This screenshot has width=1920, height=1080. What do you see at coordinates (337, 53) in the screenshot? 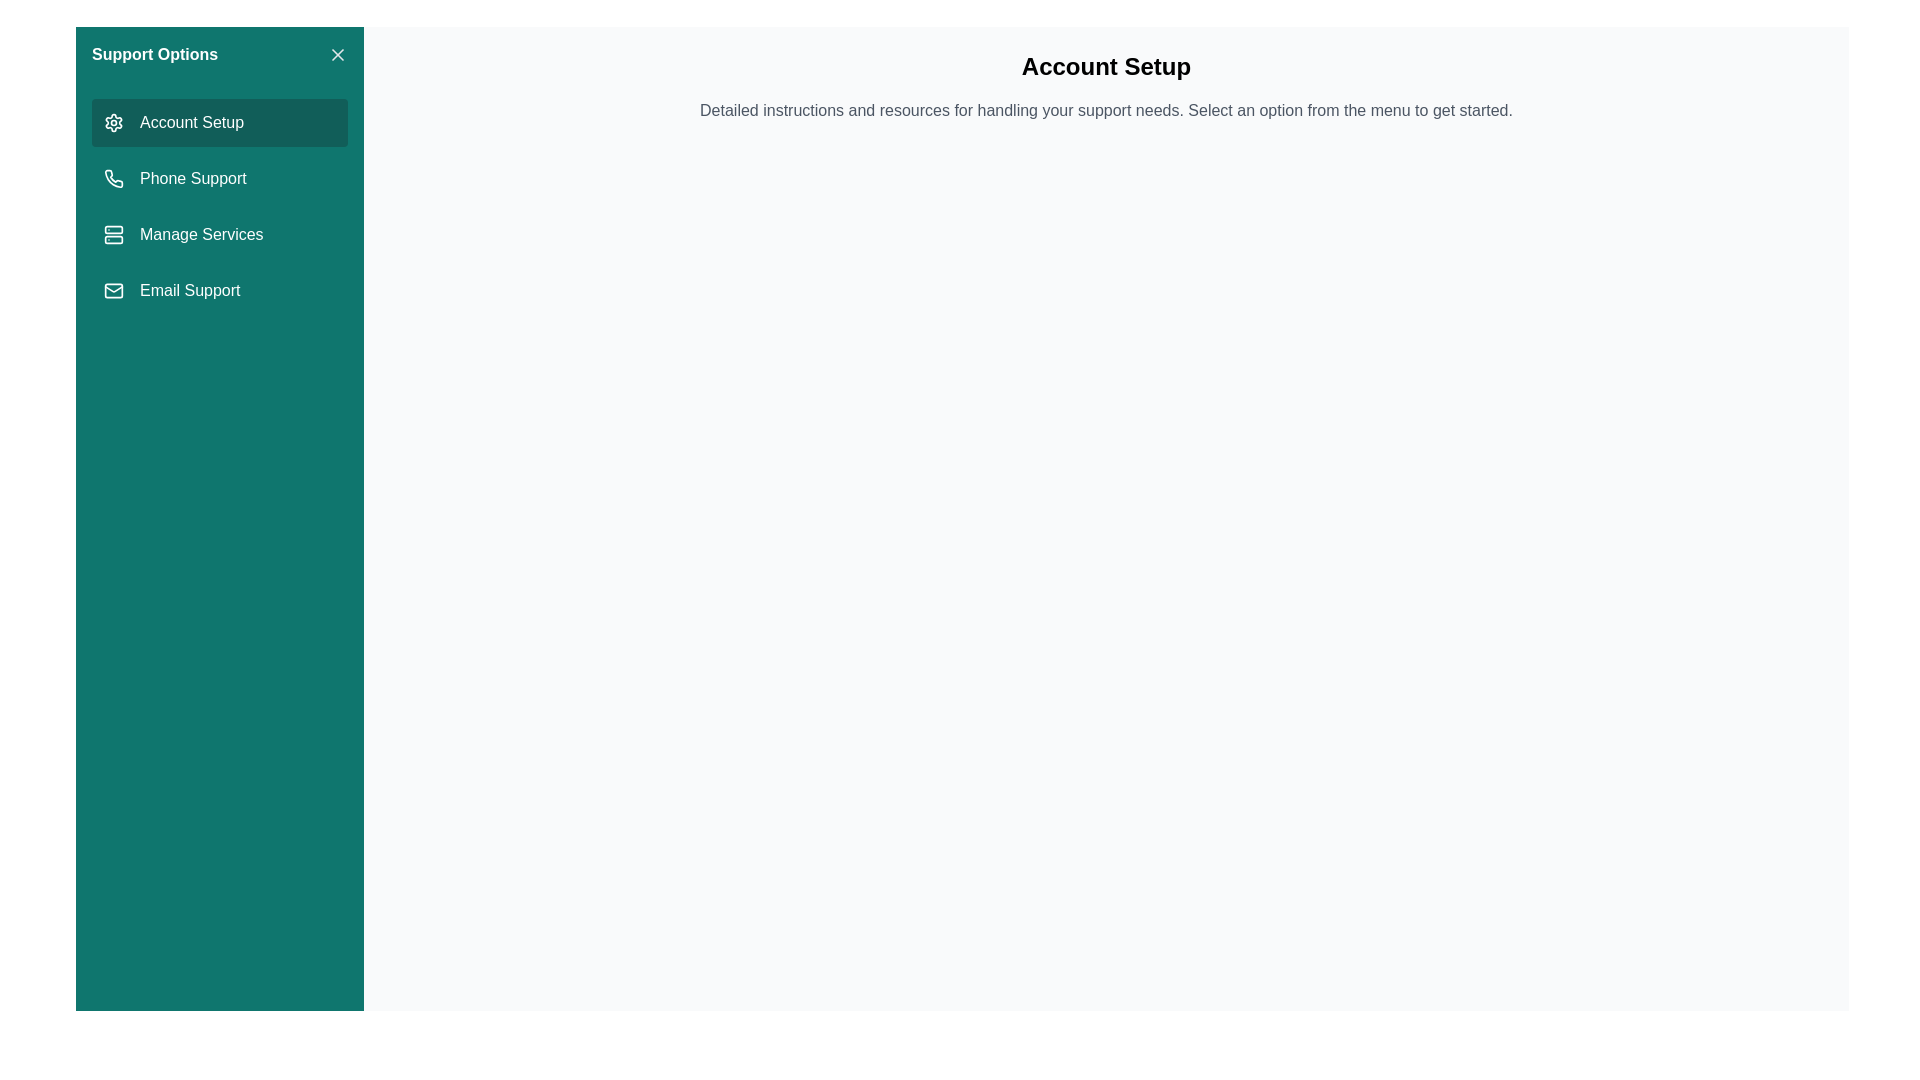
I see `the close button located at the top-right corner of the 'Support Options' section` at bounding box center [337, 53].